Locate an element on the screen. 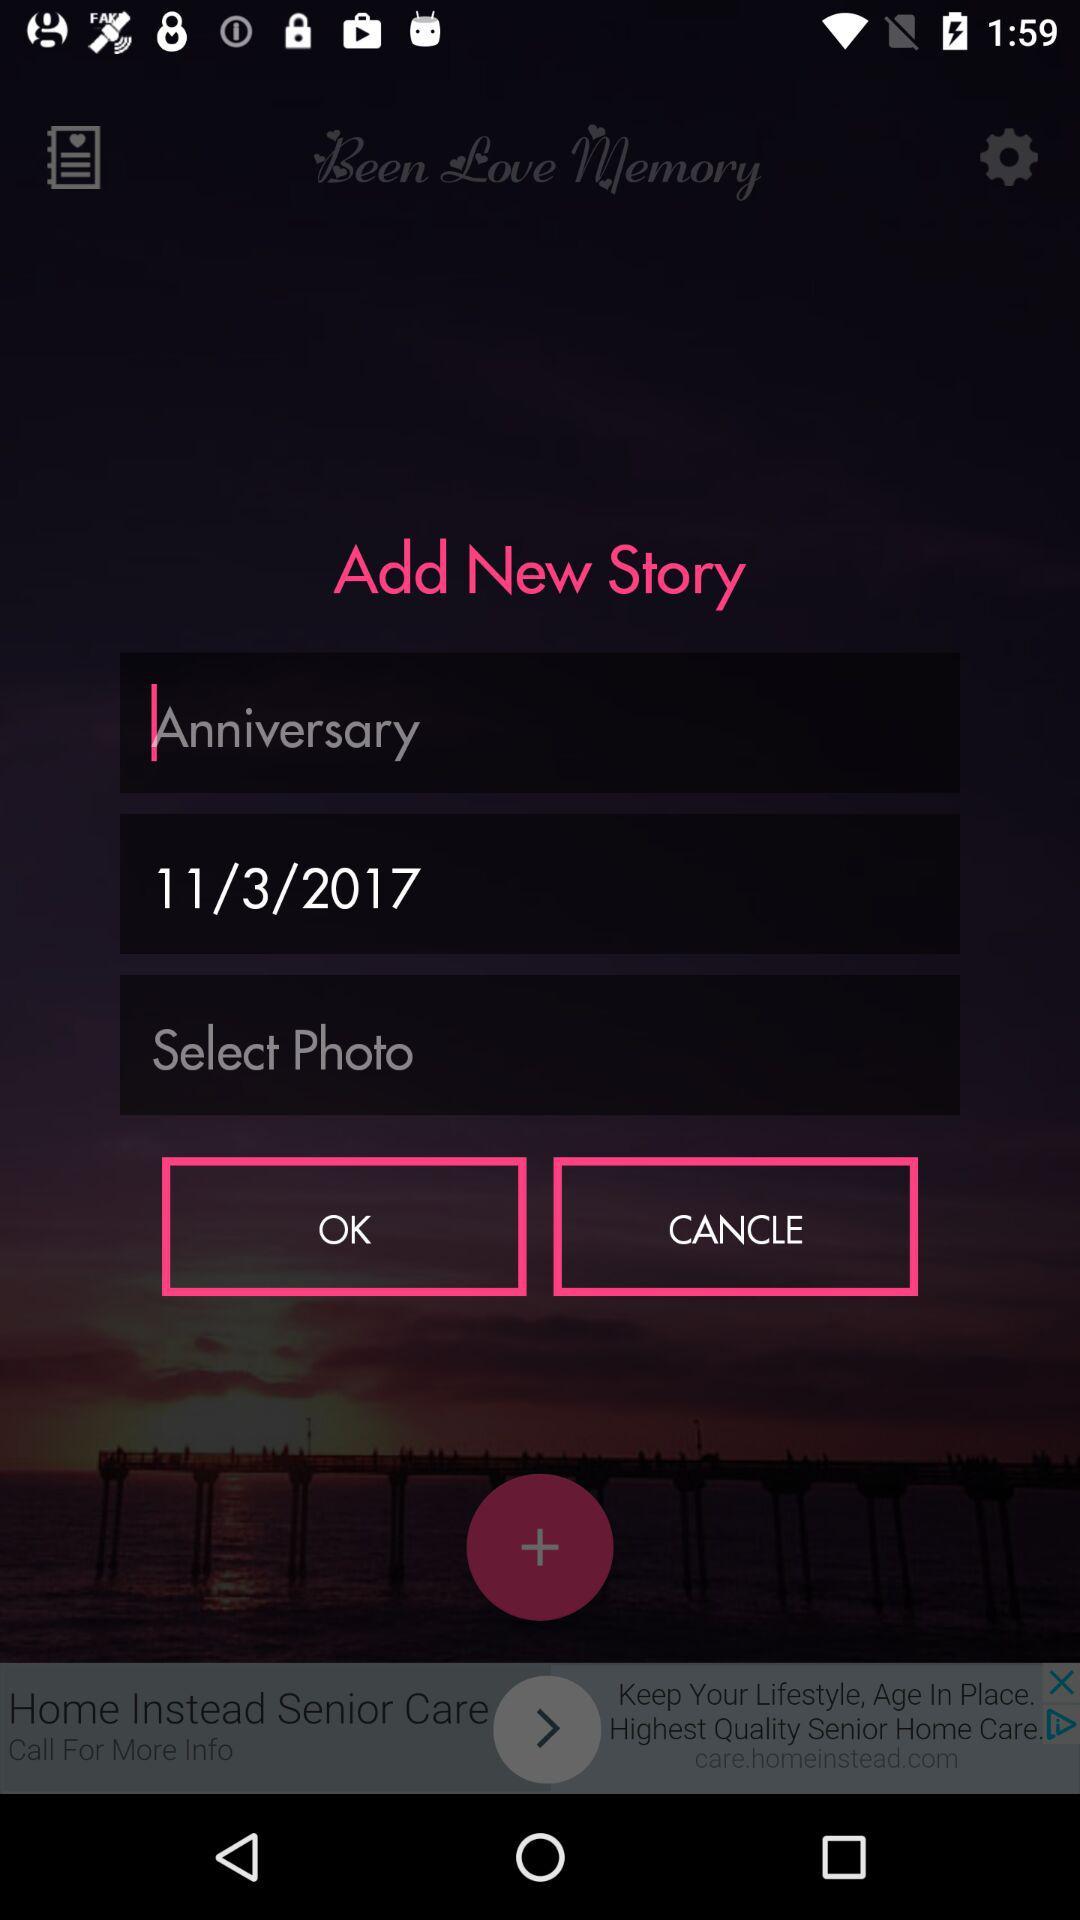  cancle item is located at coordinates (735, 1225).